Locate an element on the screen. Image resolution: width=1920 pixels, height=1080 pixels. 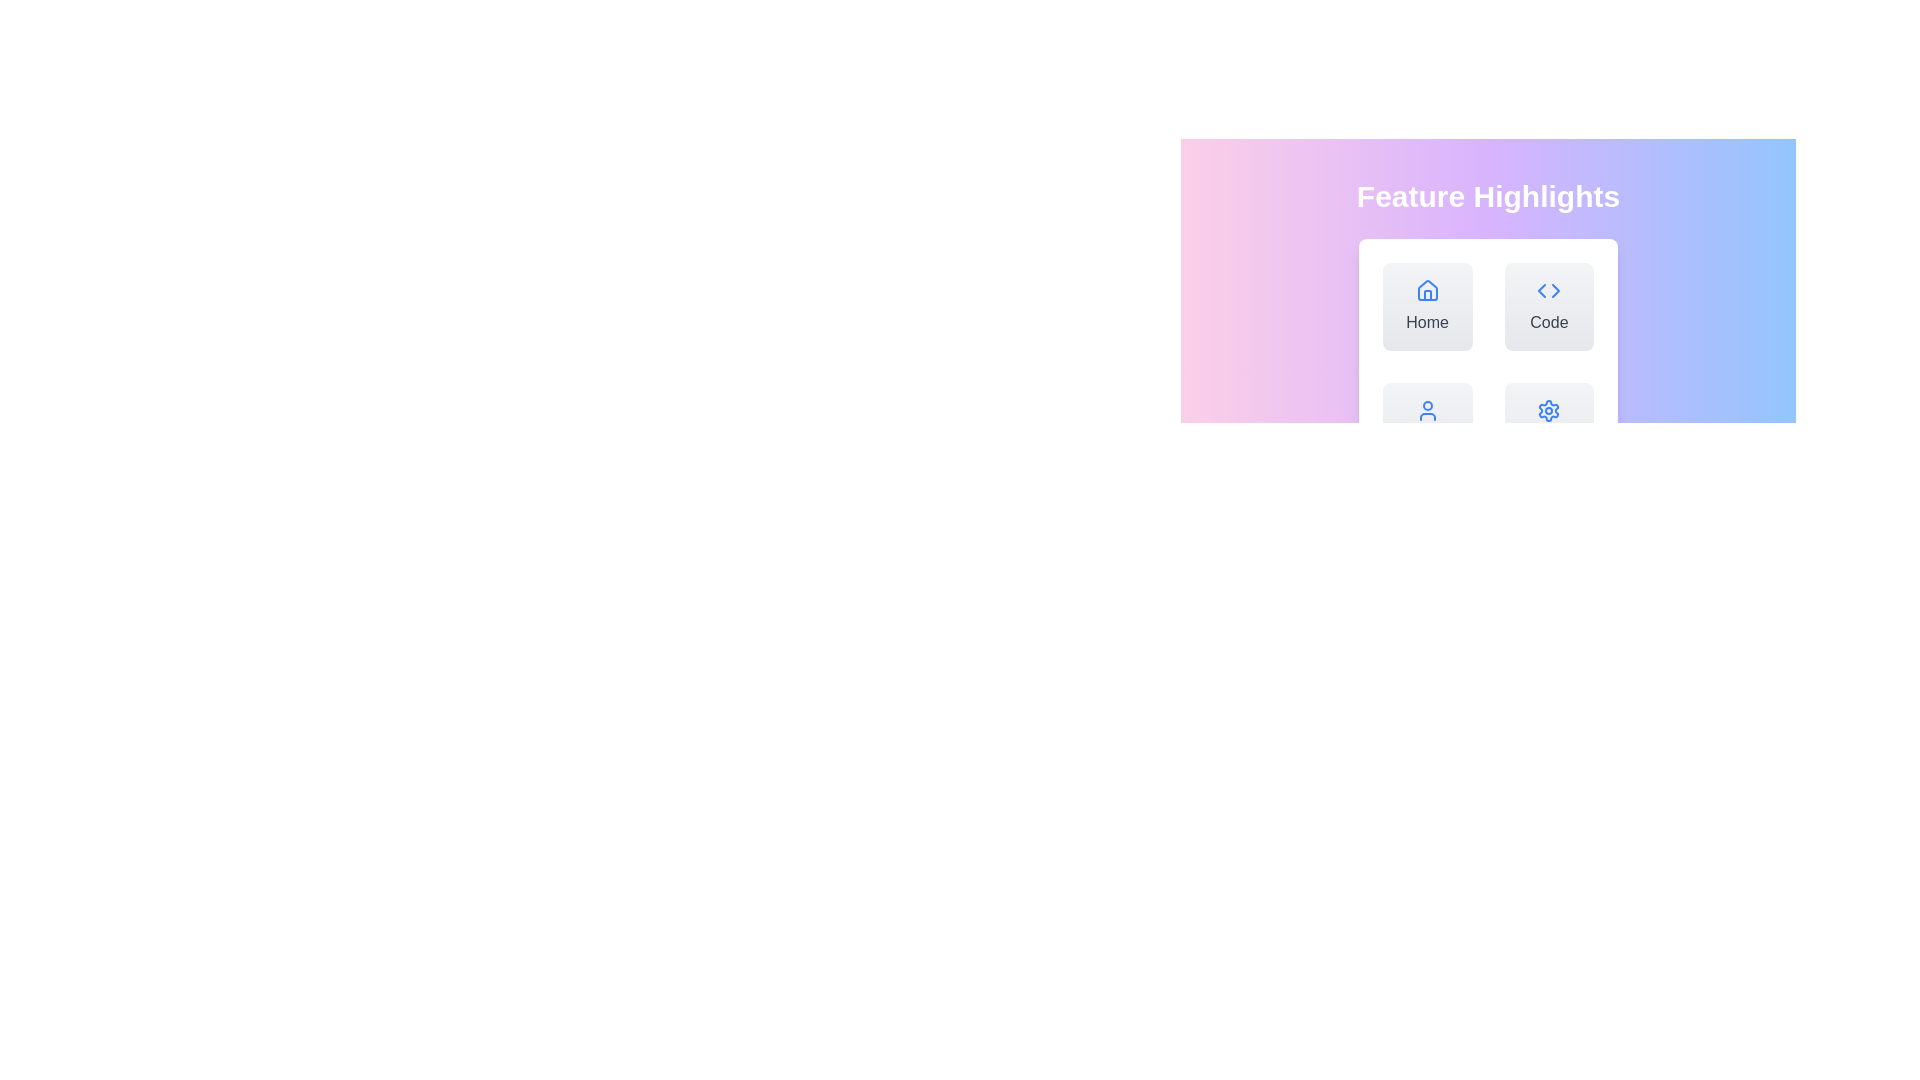
text from the Text Label located at the bottom of the second card in the second row of the grid under 'Feature Highlights', positioned below a blue icon that represents code is located at coordinates (1548, 322).